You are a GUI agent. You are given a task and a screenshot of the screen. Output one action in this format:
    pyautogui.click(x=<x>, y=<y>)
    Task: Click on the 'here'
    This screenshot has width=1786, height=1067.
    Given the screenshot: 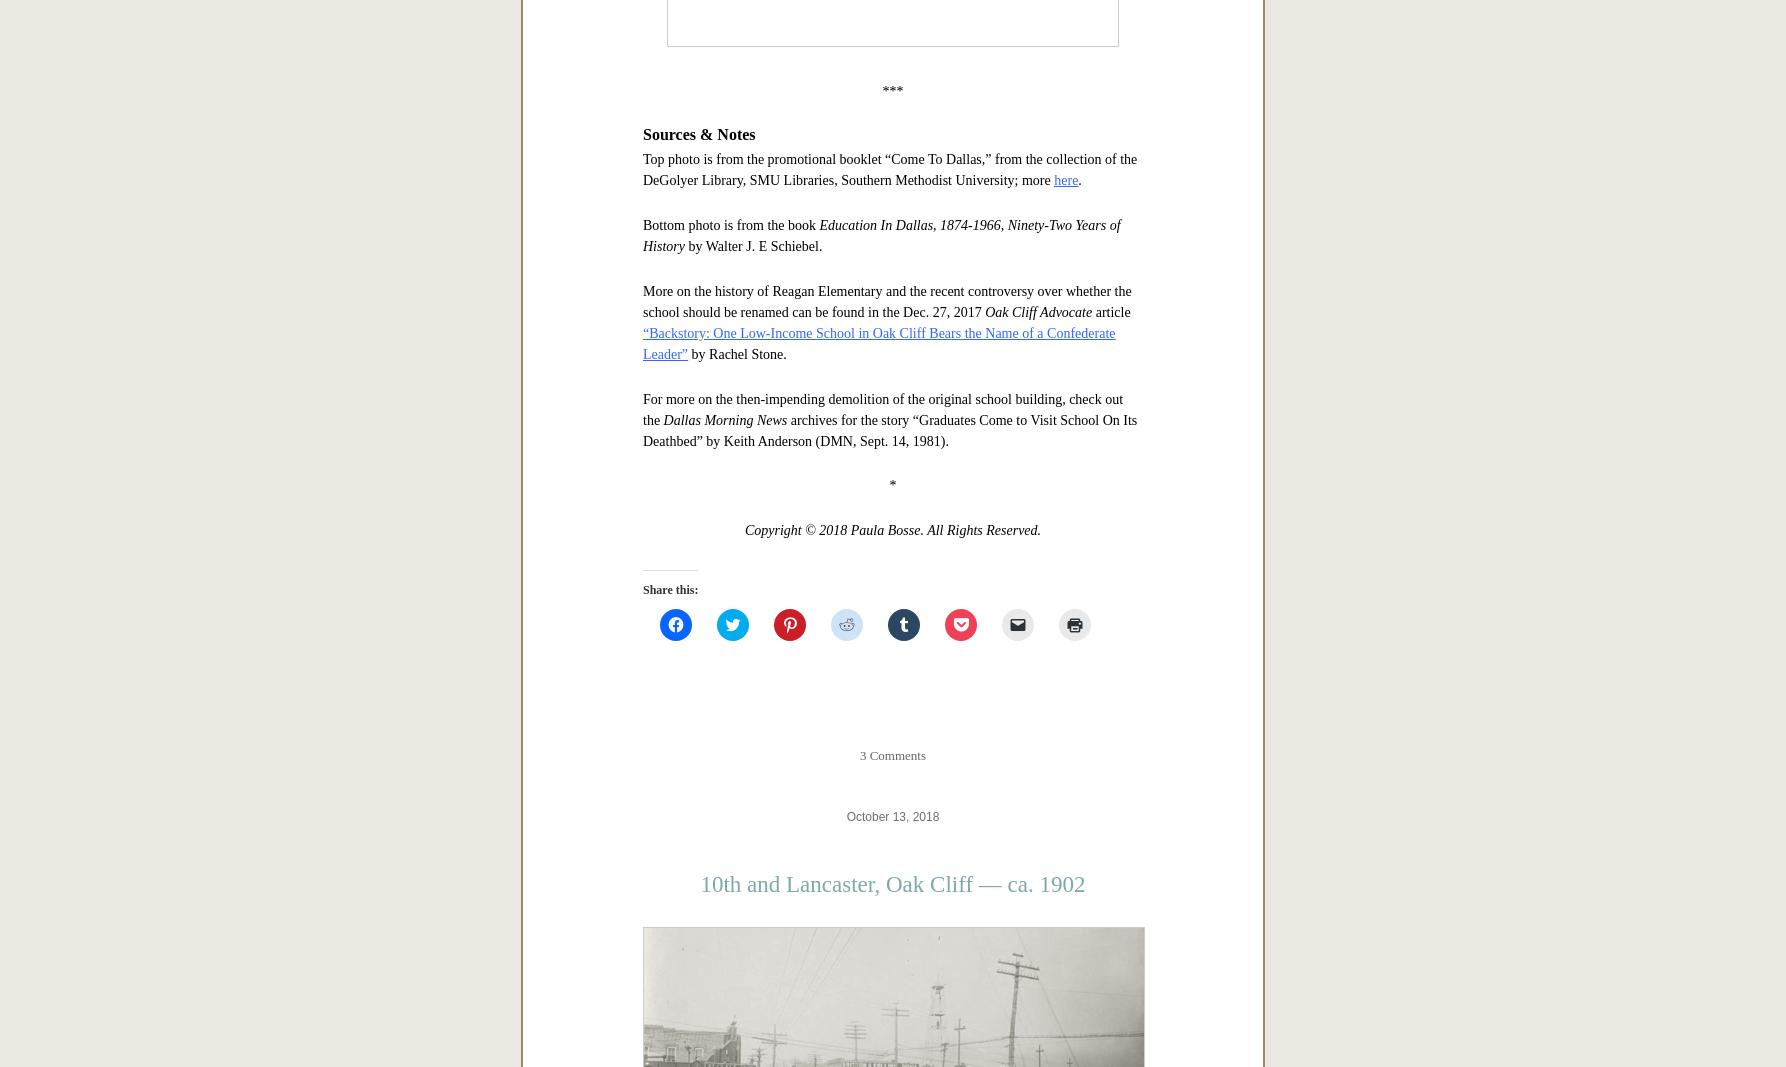 What is the action you would take?
    pyautogui.click(x=1065, y=807)
    